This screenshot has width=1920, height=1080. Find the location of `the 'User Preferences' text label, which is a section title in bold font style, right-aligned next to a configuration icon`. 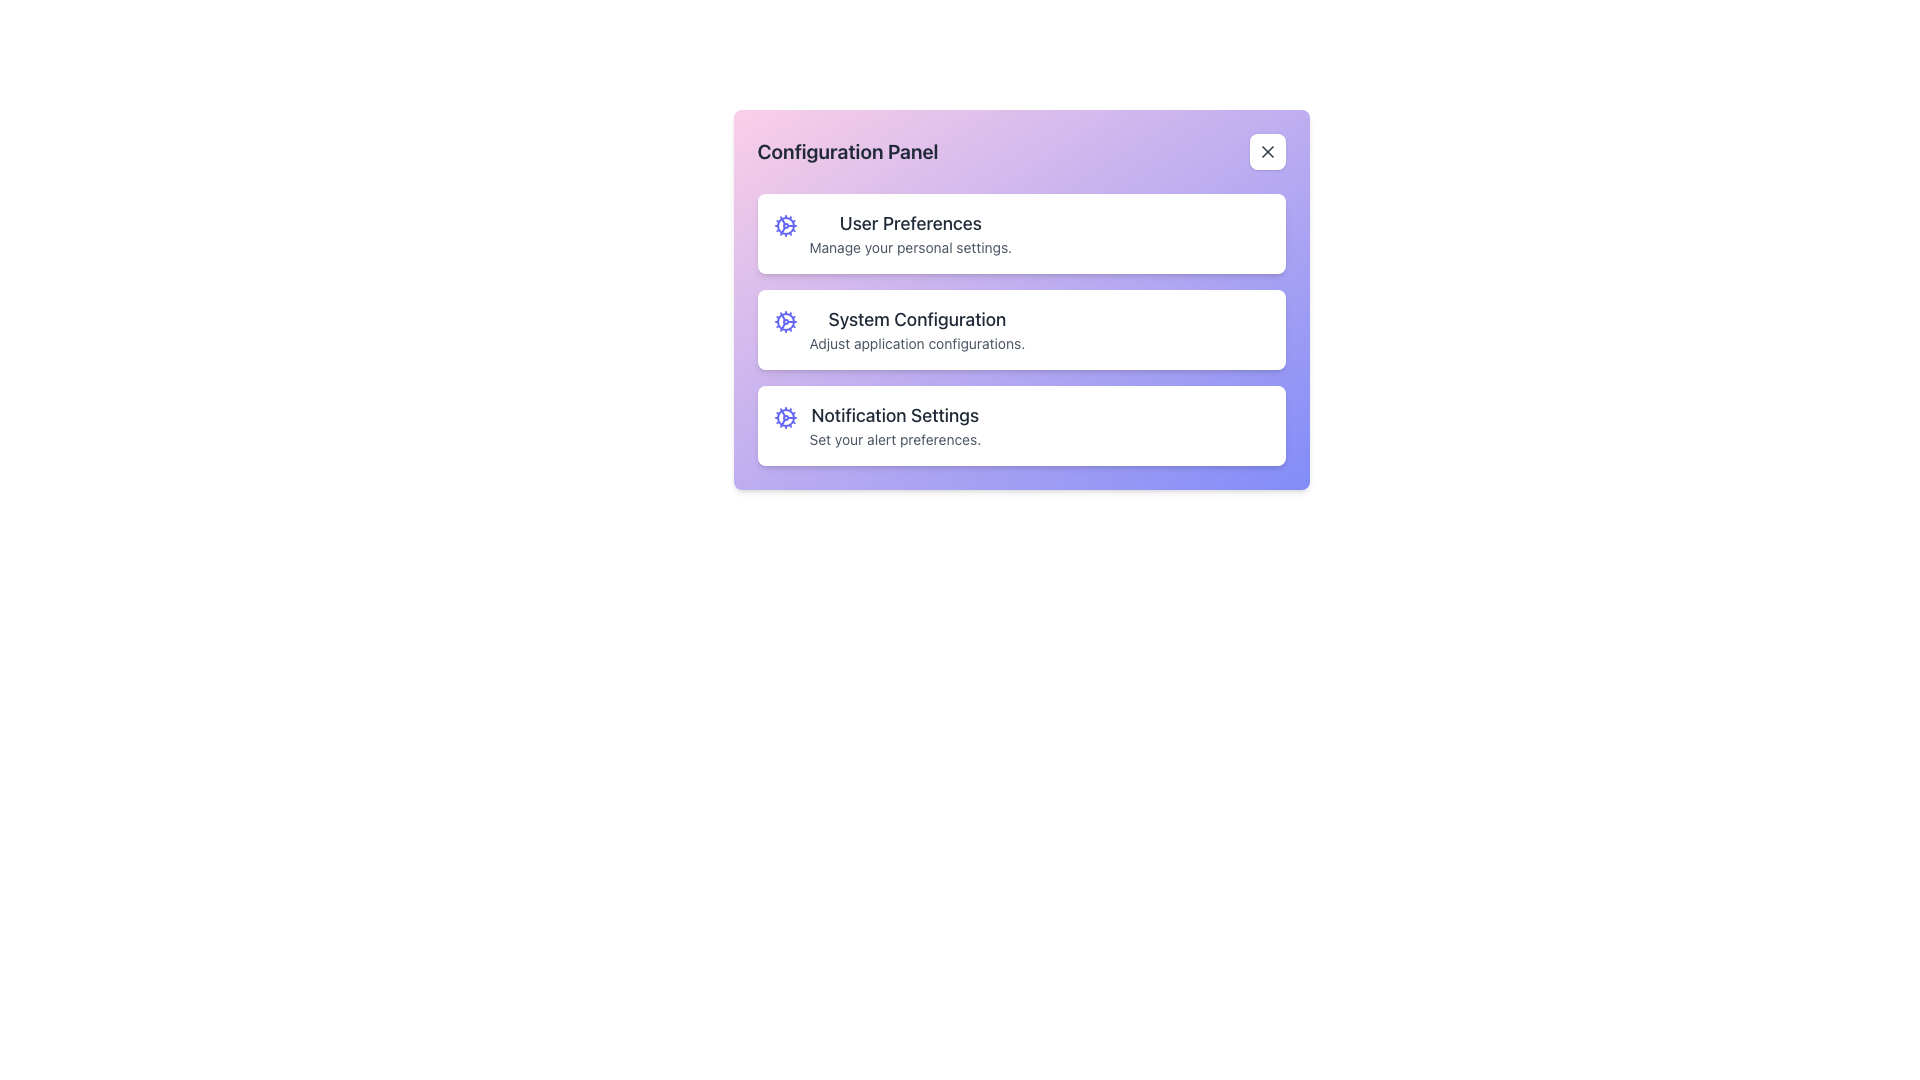

the 'User Preferences' text label, which is a section title in bold font style, right-aligned next to a configuration icon is located at coordinates (909, 223).